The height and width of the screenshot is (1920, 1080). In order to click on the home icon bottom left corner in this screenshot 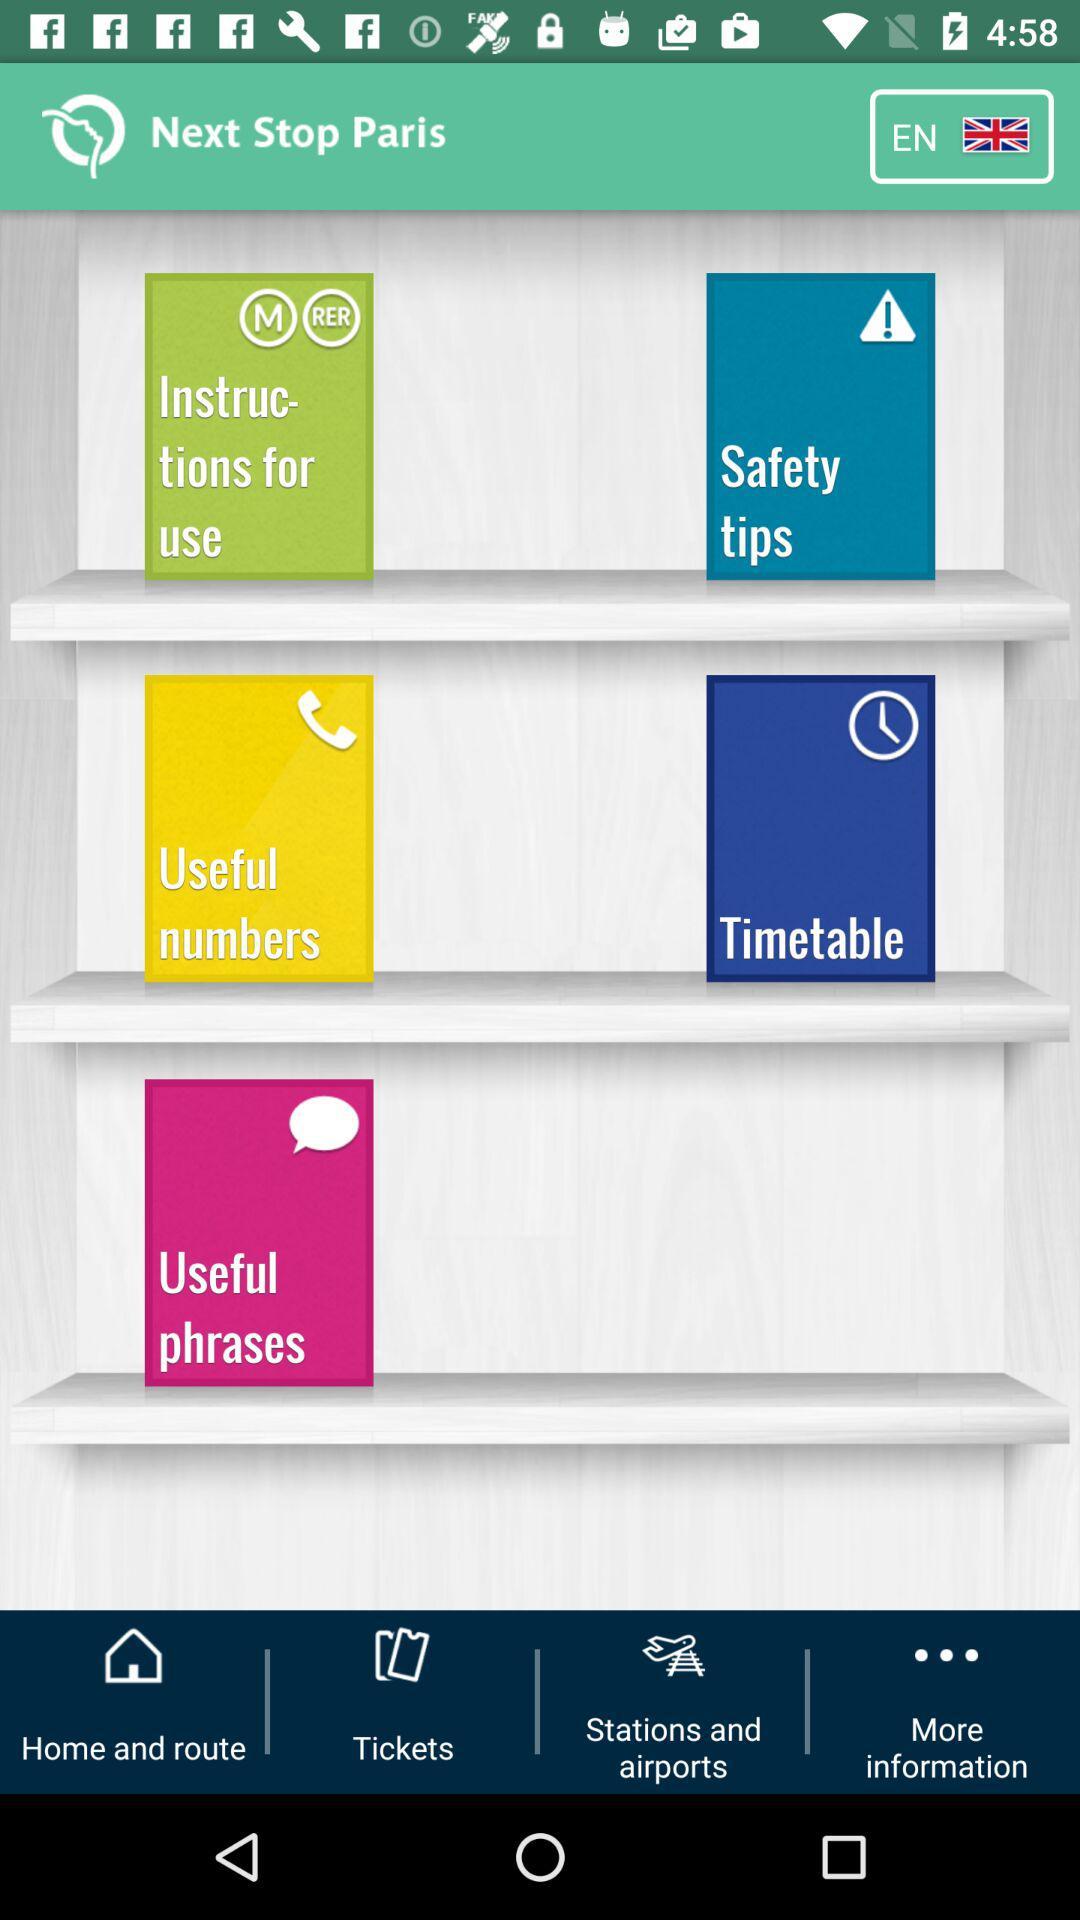, I will do `click(133, 1655)`.